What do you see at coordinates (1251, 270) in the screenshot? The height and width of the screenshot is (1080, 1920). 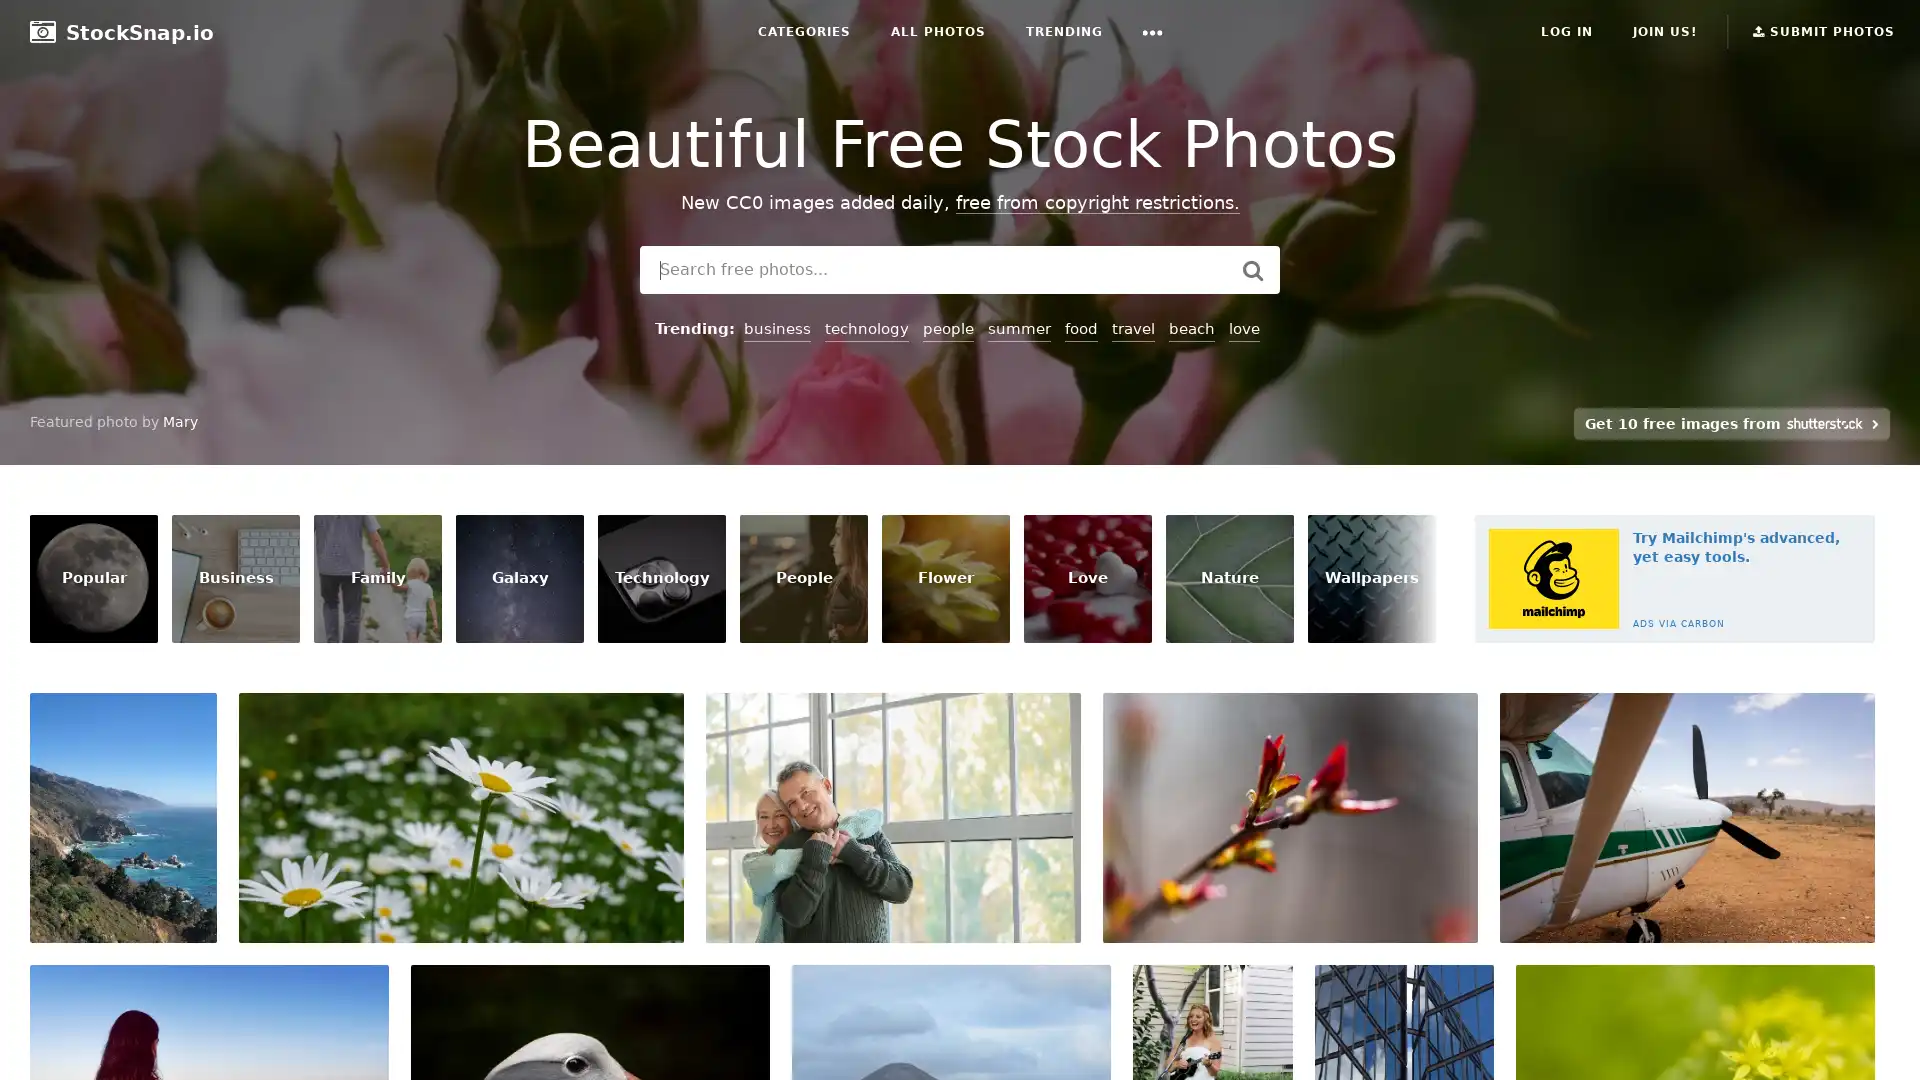 I see `Search` at bounding box center [1251, 270].